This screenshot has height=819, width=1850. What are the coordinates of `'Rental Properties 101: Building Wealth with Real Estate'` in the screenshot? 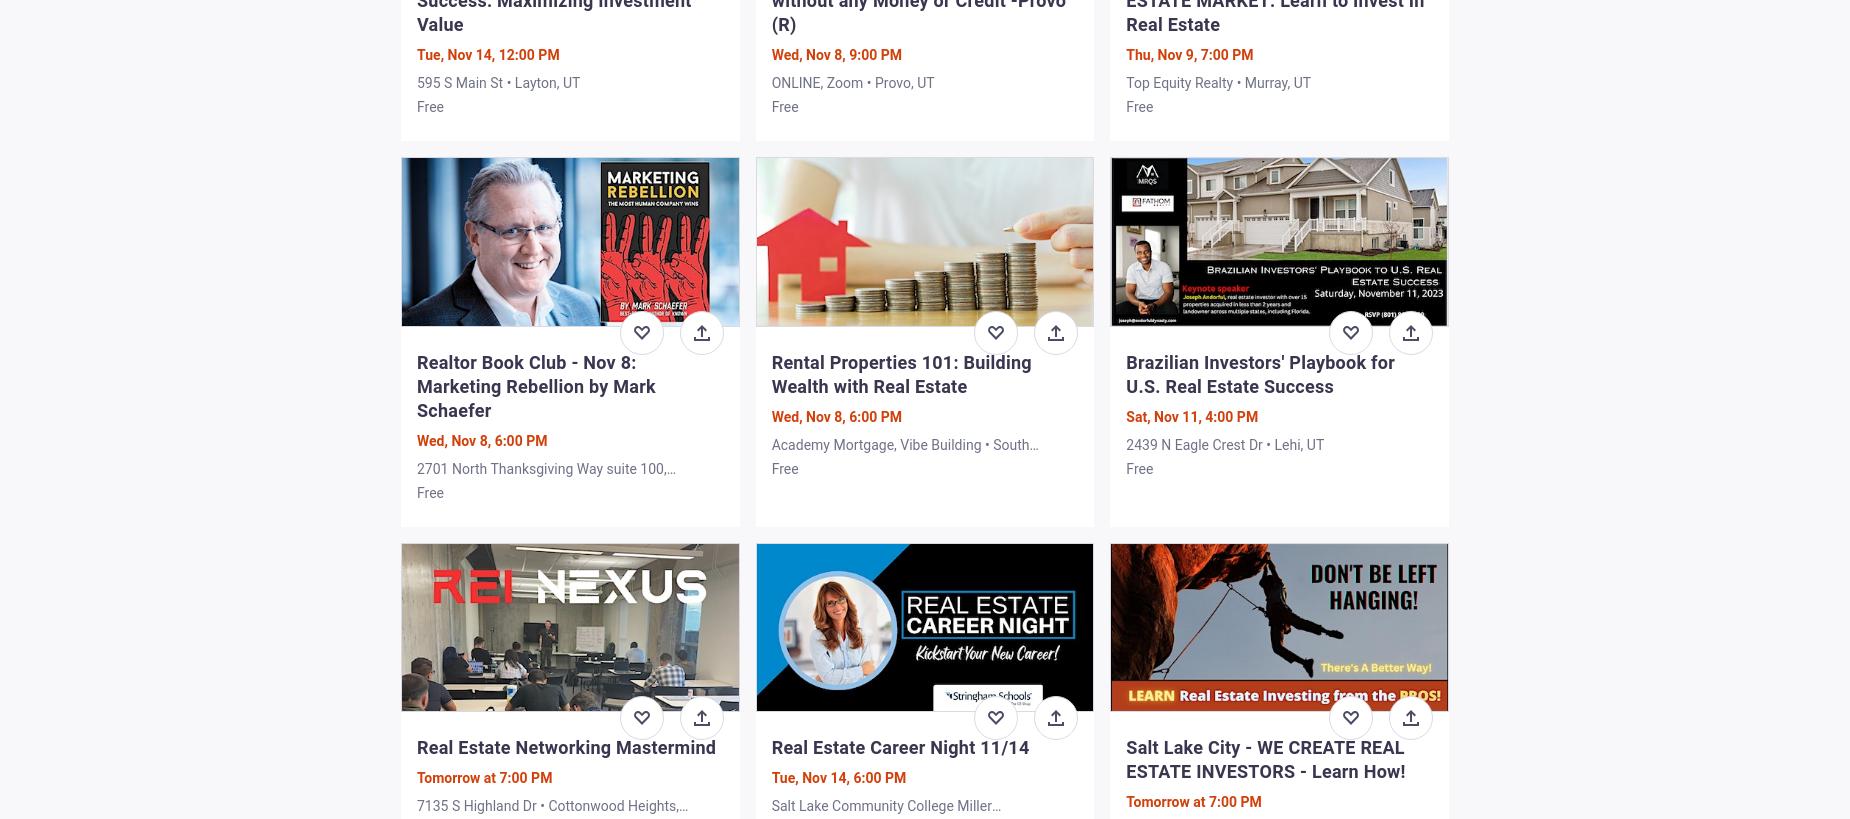 It's located at (900, 372).